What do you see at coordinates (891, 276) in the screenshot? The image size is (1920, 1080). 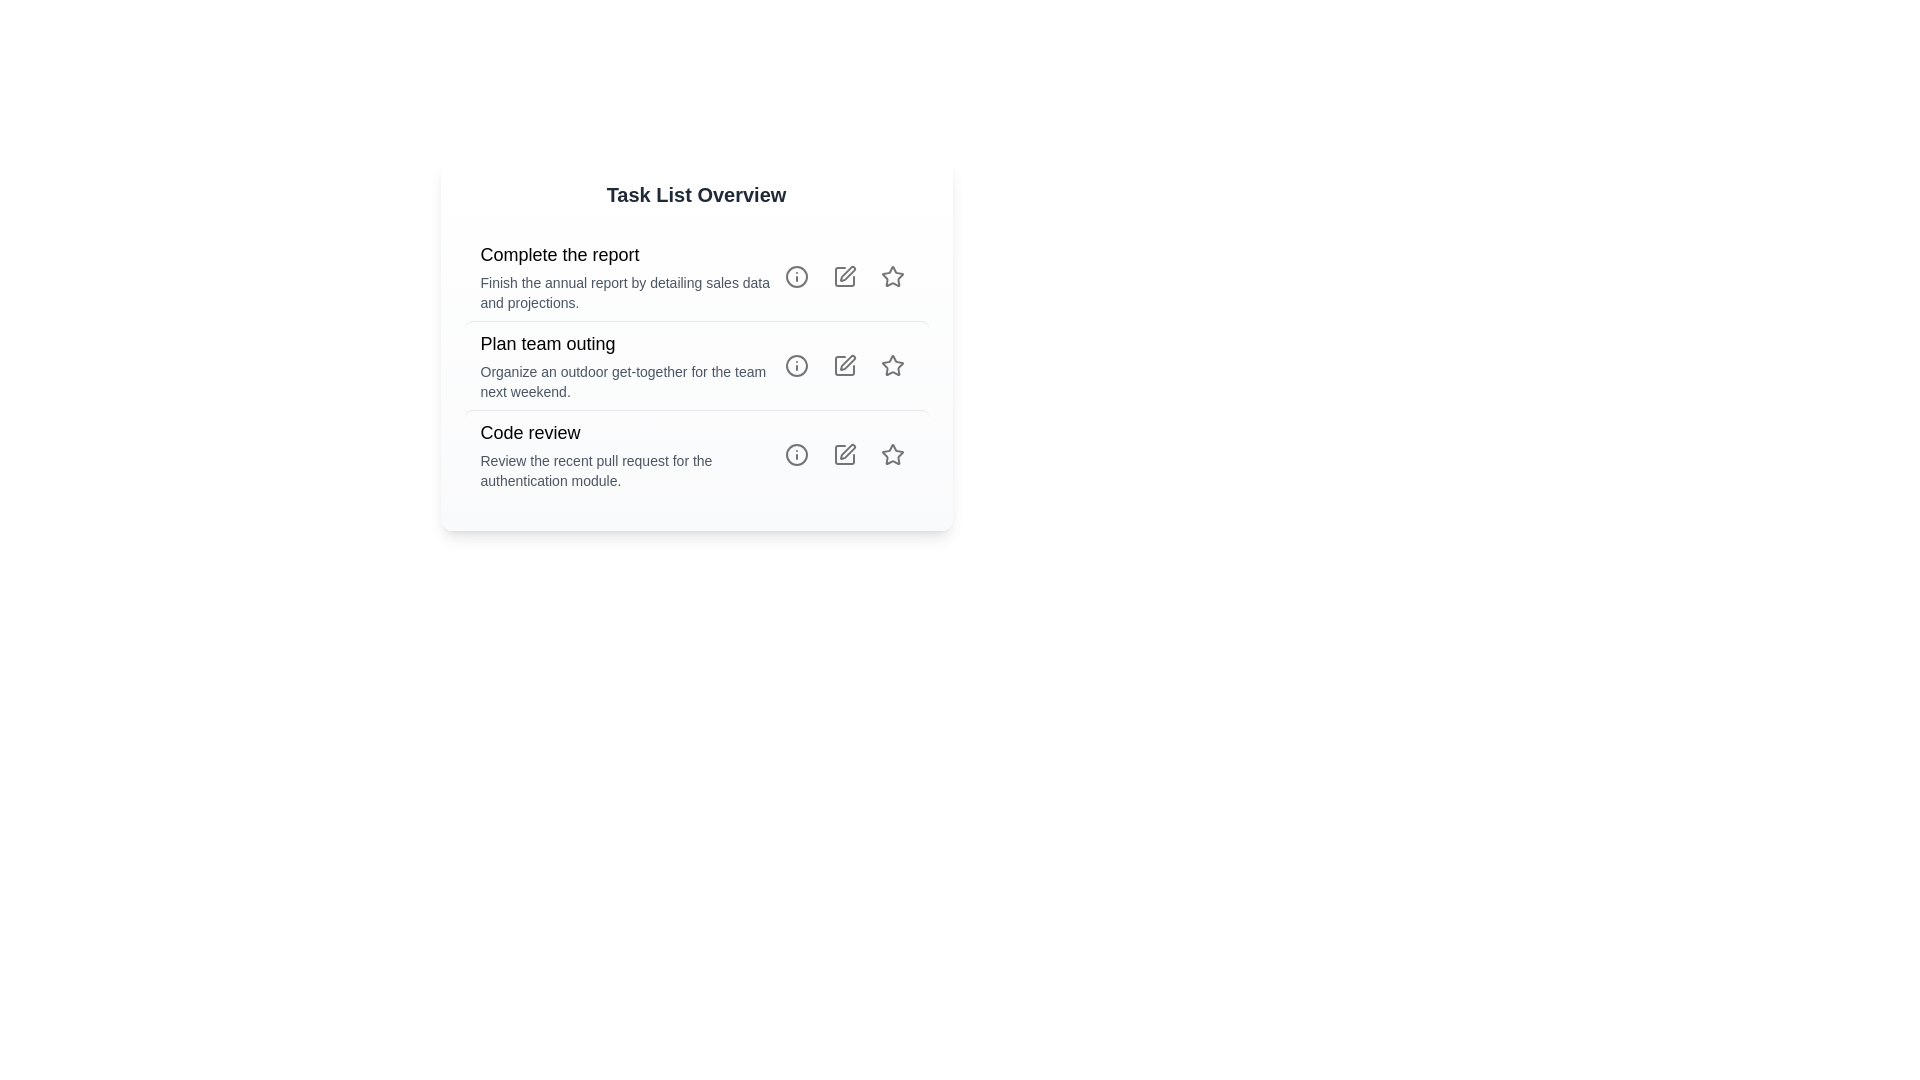 I see `the star-shaped icon located to the right of the 'Complete the report' task` at bounding box center [891, 276].